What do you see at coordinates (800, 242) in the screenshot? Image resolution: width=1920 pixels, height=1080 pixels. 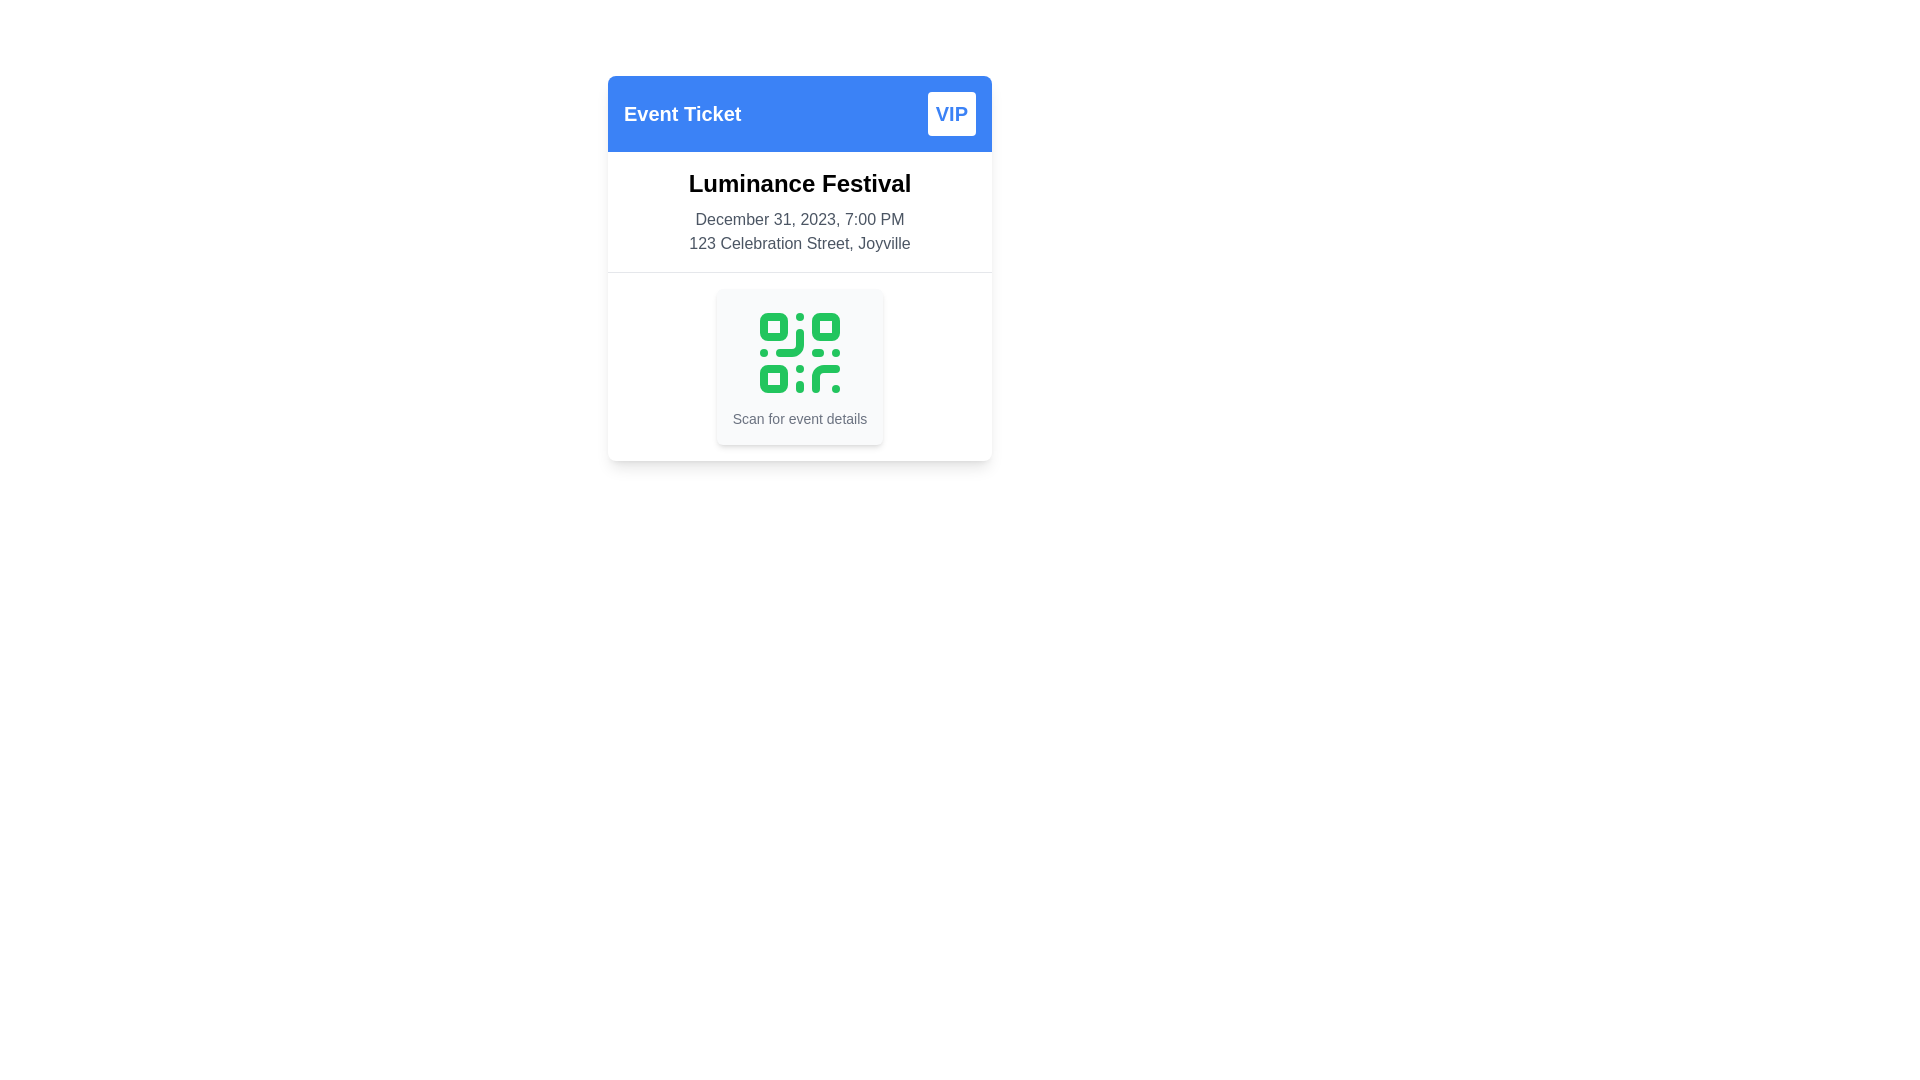 I see `the static text field displaying the address '123 Celebration Street, Joyville', located below the date text and above the QR code section` at bounding box center [800, 242].